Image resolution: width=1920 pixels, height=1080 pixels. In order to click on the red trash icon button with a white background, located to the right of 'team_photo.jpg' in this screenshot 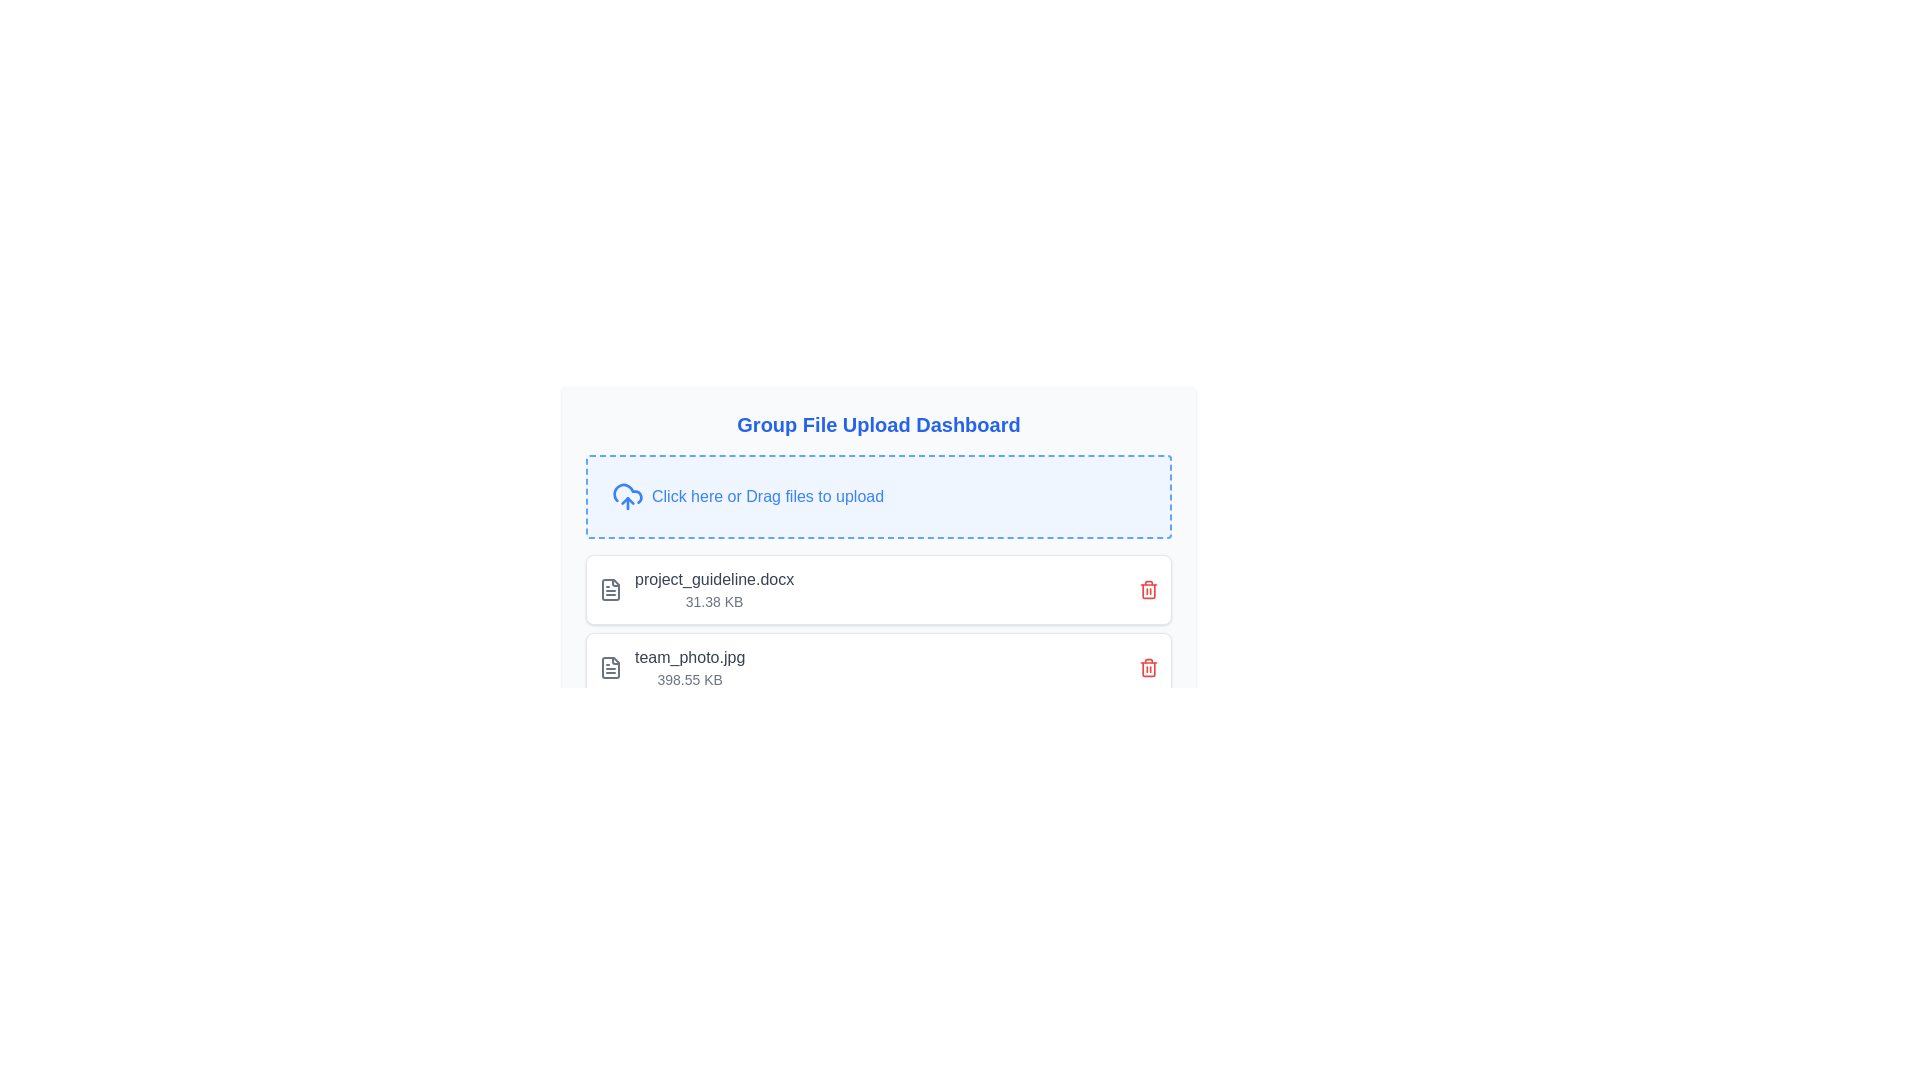, I will do `click(1148, 667)`.